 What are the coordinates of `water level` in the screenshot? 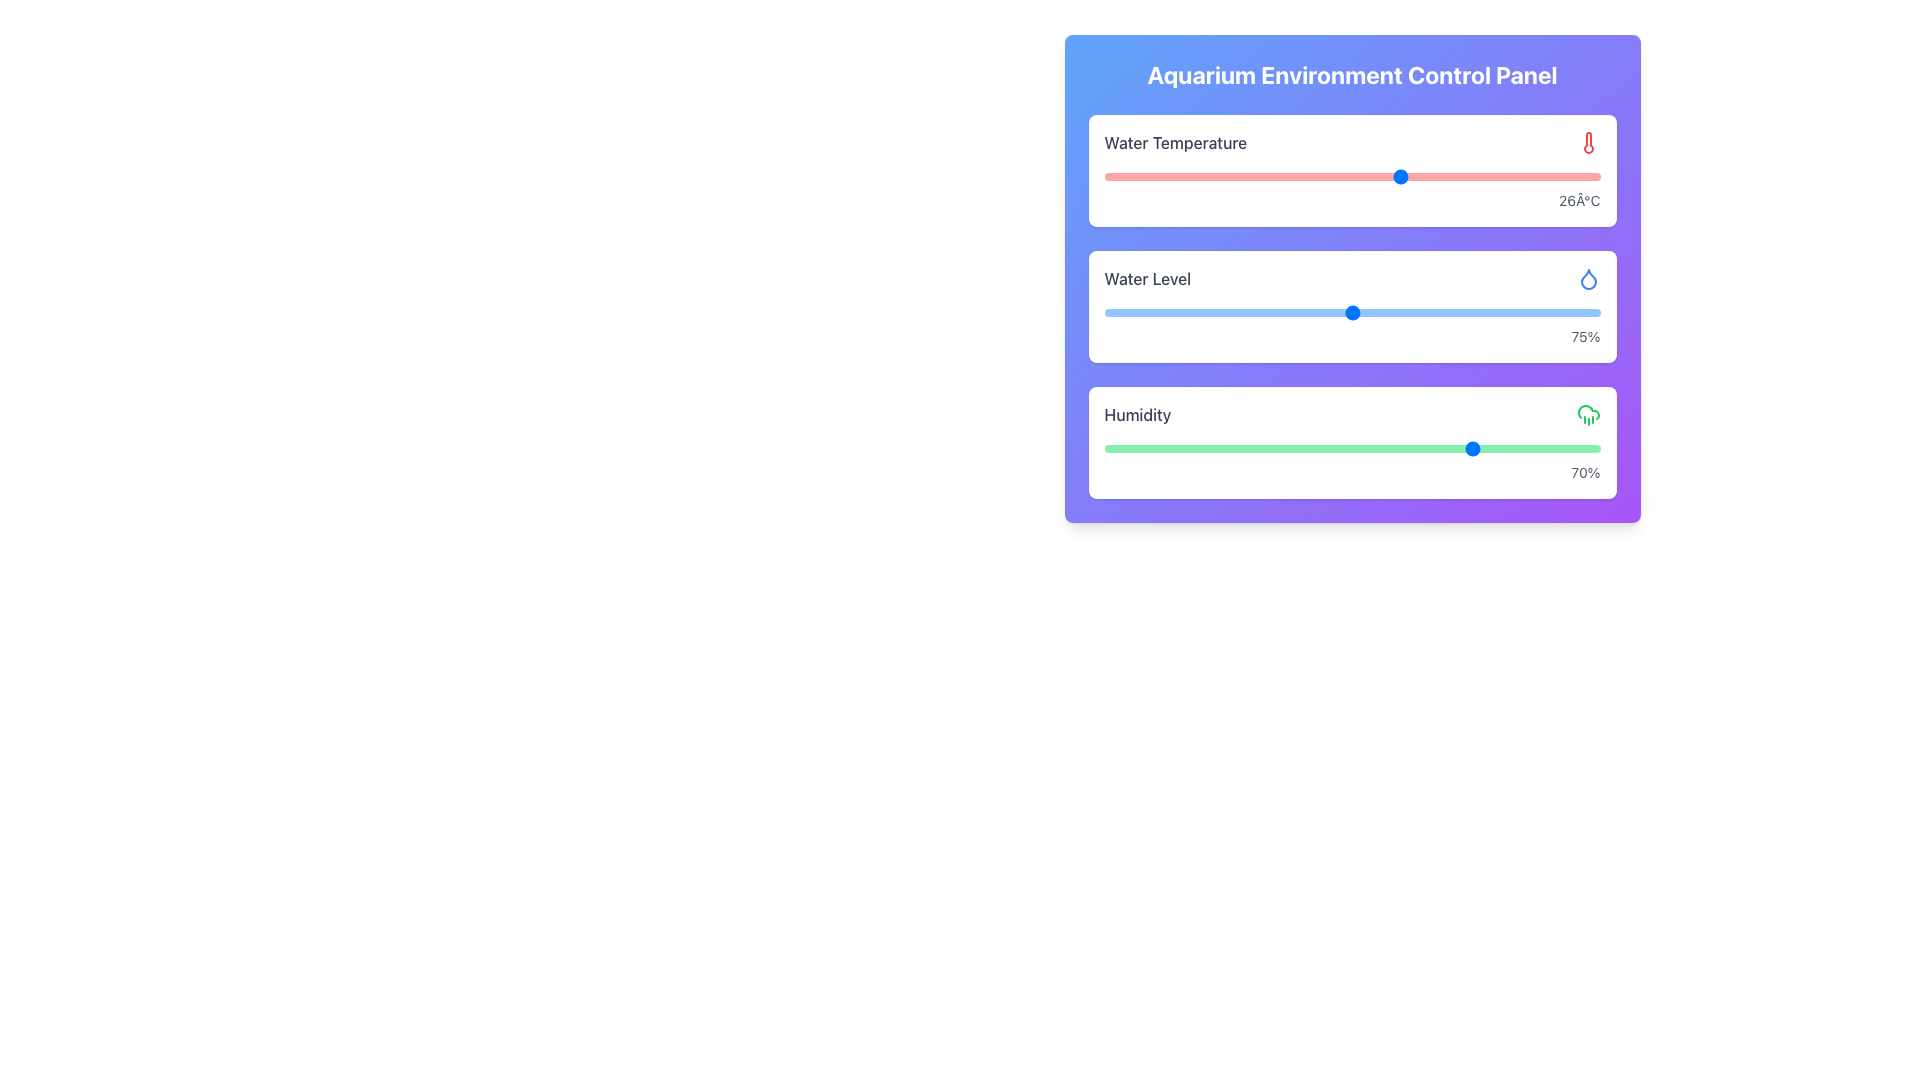 It's located at (1549, 312).